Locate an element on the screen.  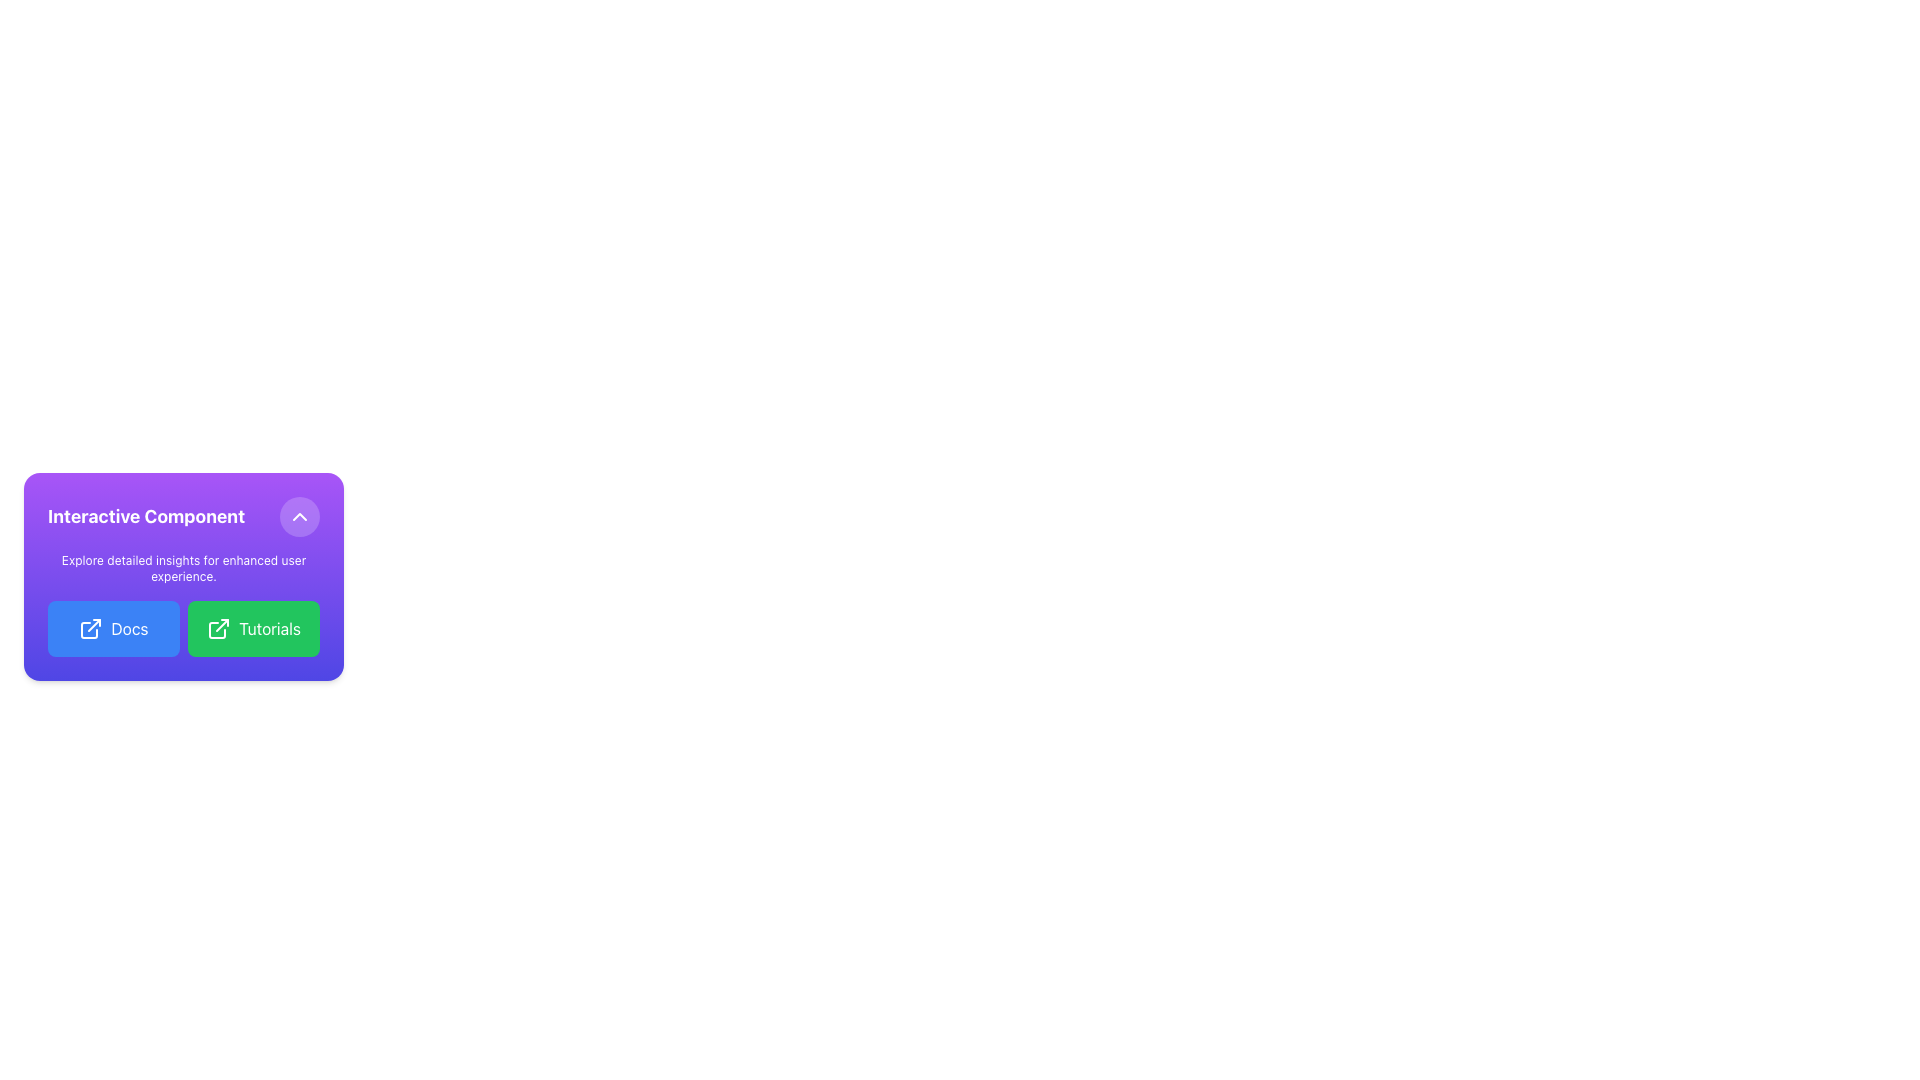
the static informational text located just below the larger title and above the 'Docs' and 'Tutorials' buttons is located at coordinates (183, 569).